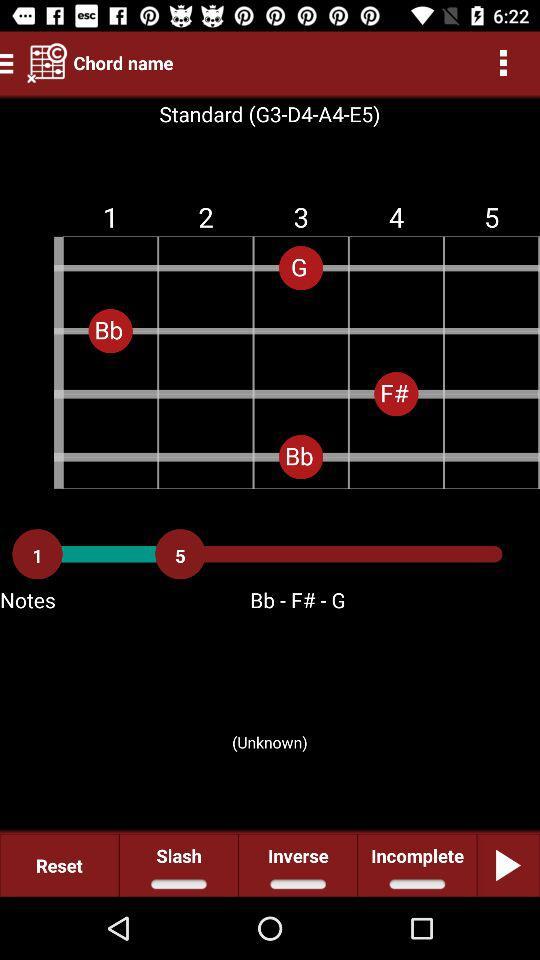  I want to click on the inverse, so click(297, 864).